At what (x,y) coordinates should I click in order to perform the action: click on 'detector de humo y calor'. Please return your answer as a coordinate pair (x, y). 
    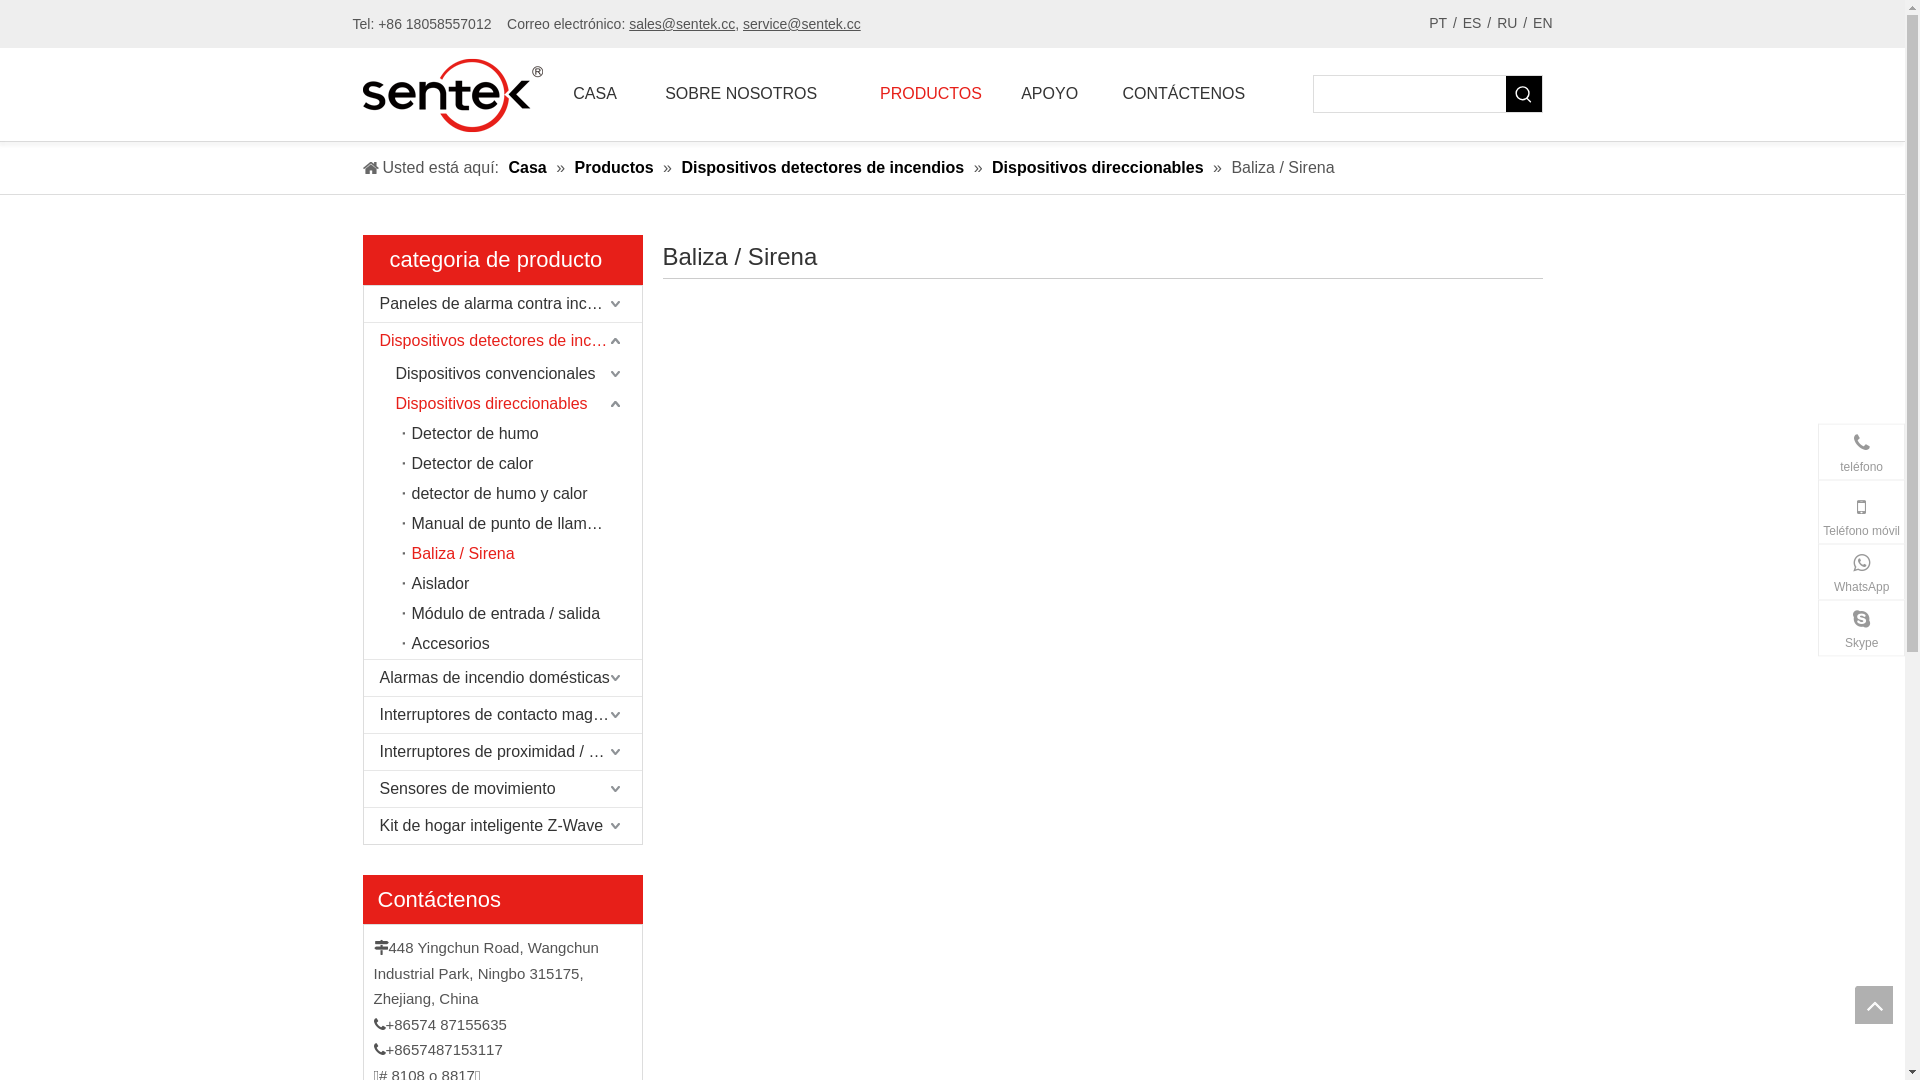
    Looking at the image, I should click on (522, 493).